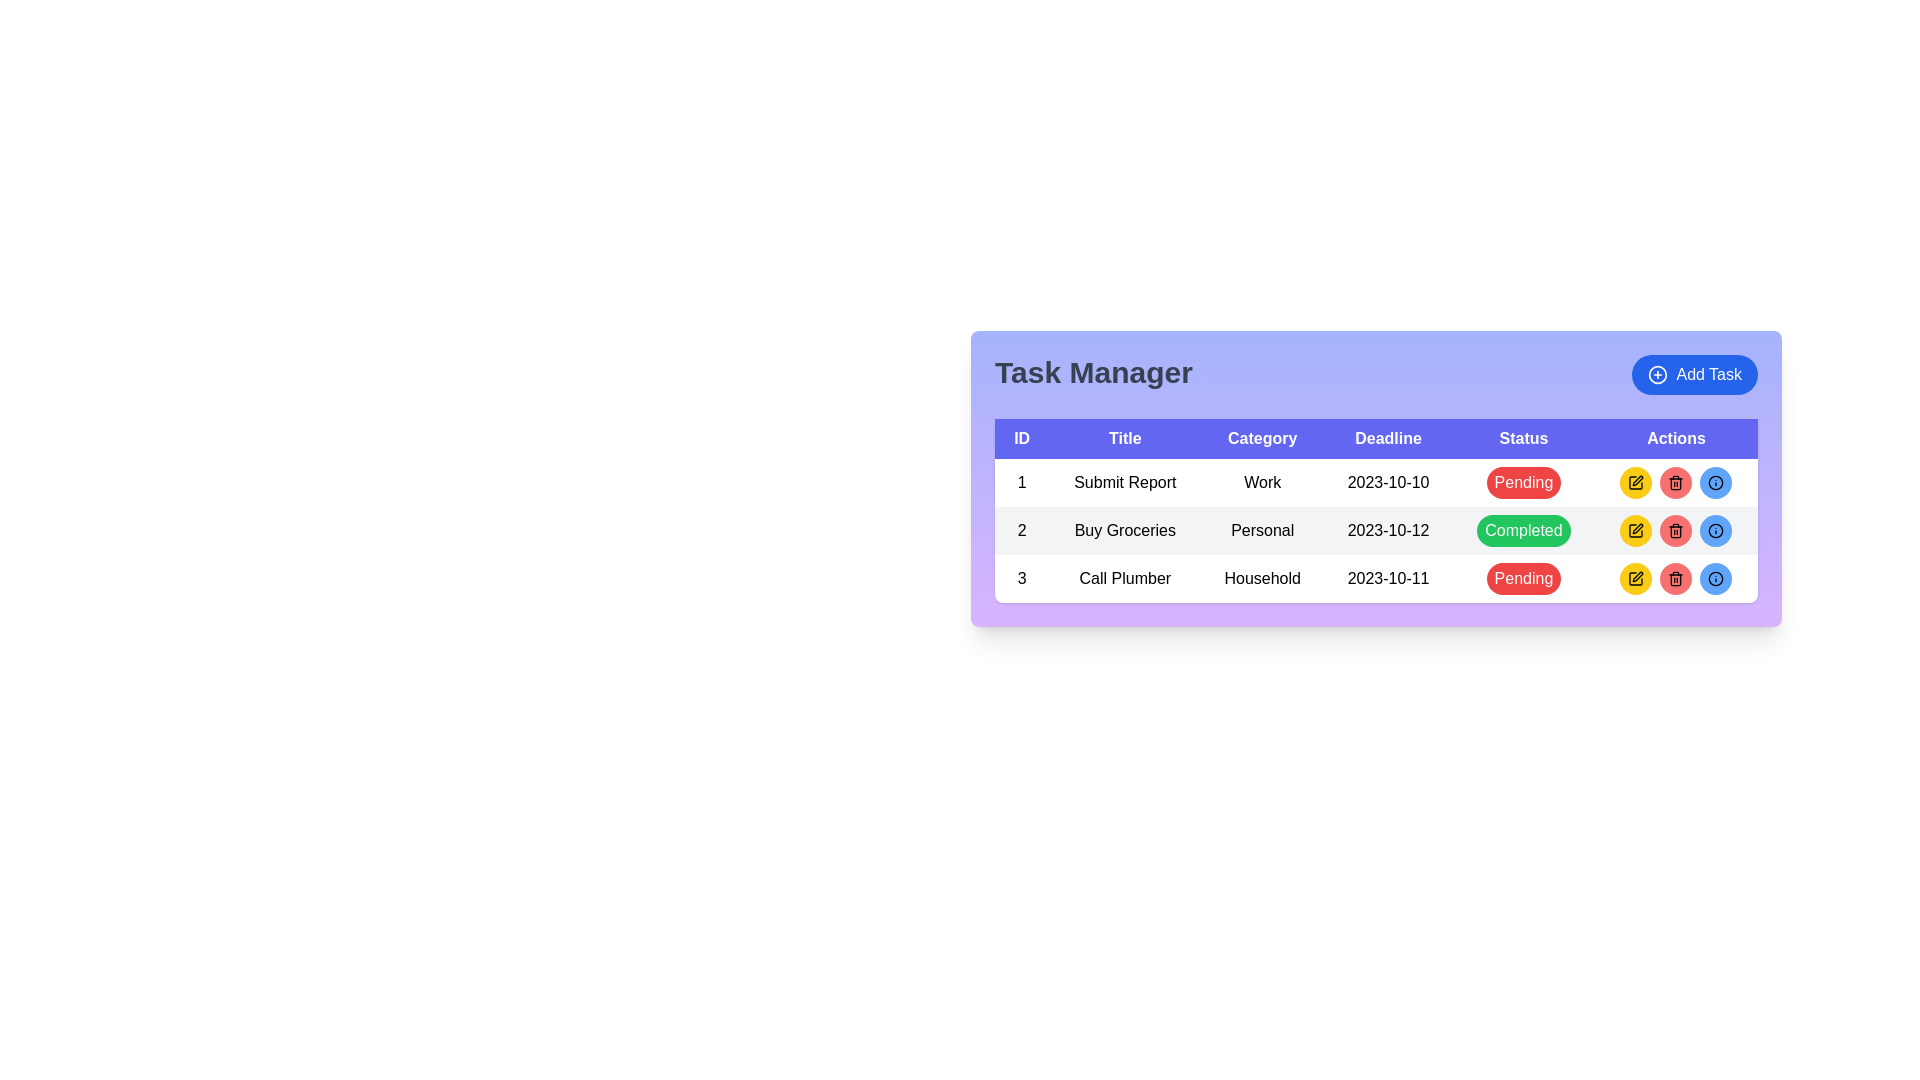 Image resolution: width=1920 pixels, height=1080 pixels. I want to click on the 'Title' column header in the task management interface, which is the second column header located between the 'ID' and 'Category' headers, so click(1125, 438).